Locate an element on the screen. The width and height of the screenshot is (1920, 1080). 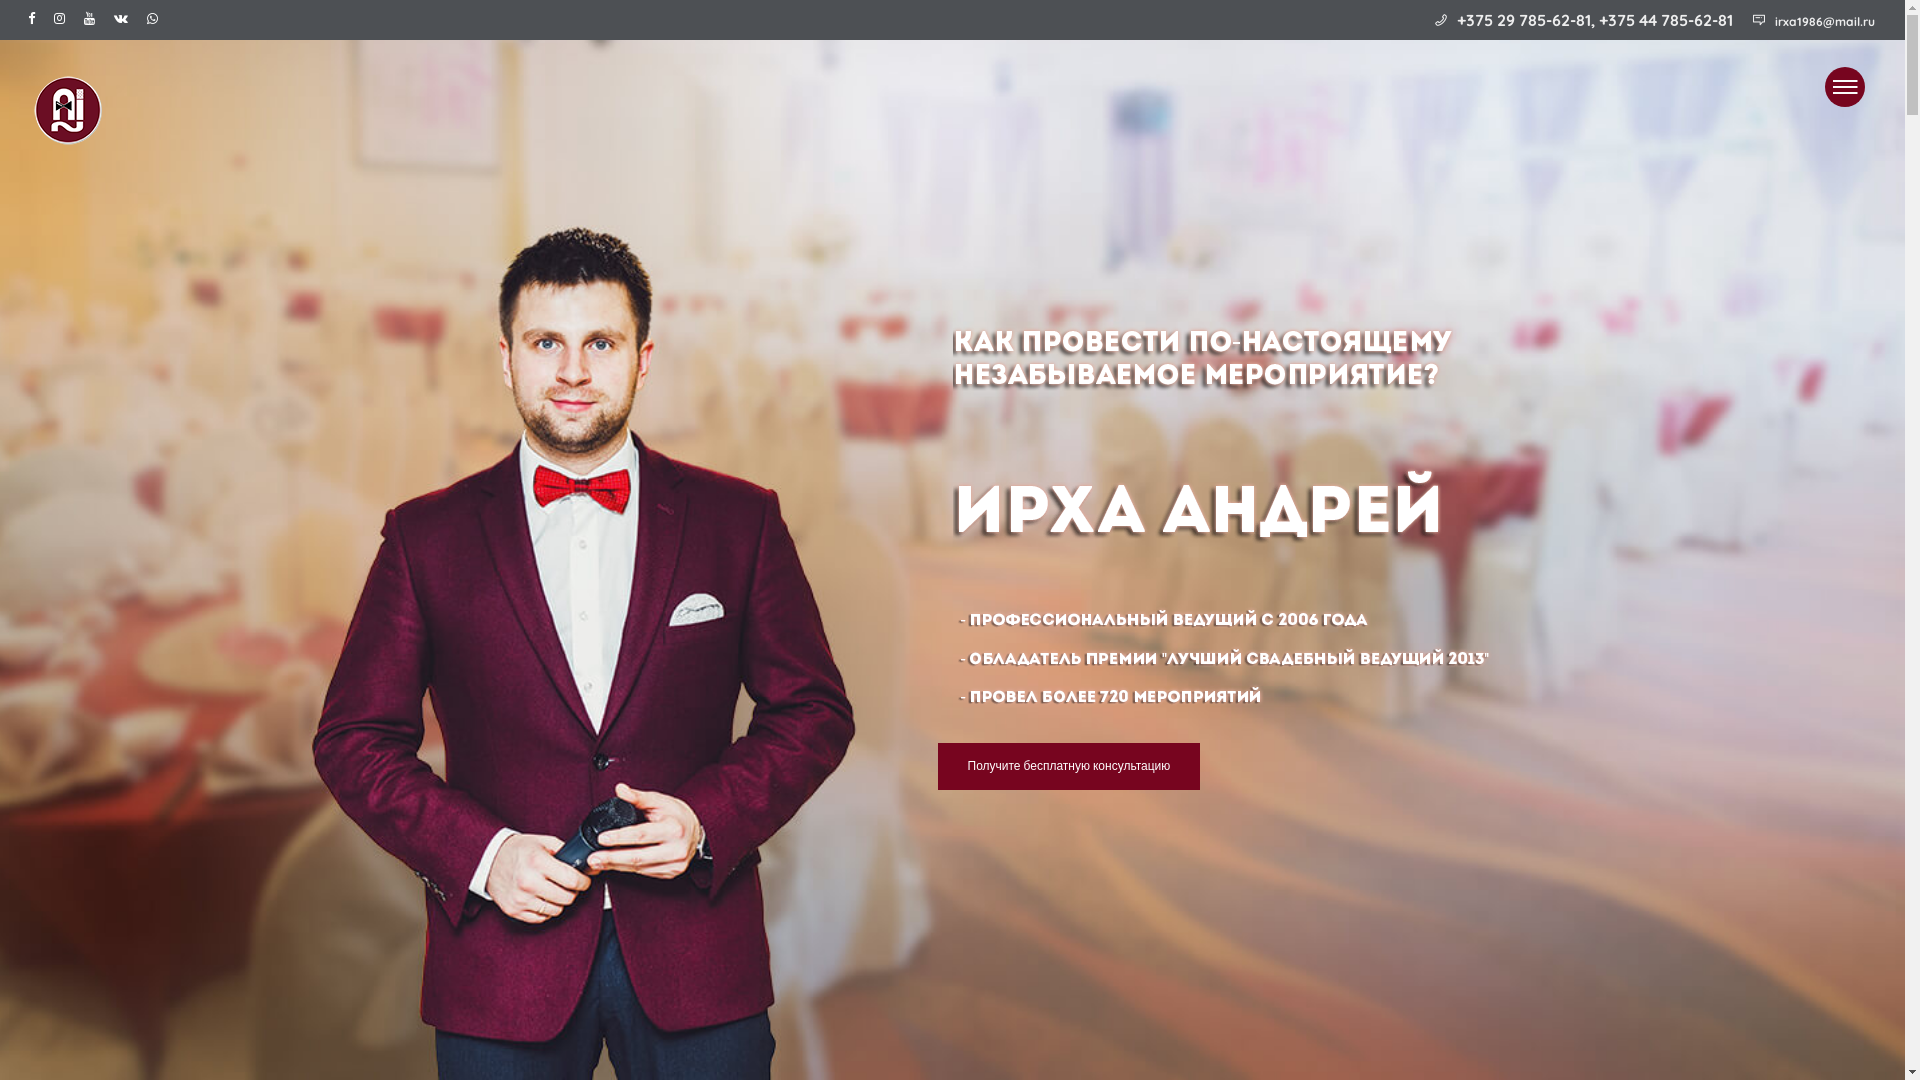
'irxa1986@mail.ru' is located at coordinates (1824, 21).